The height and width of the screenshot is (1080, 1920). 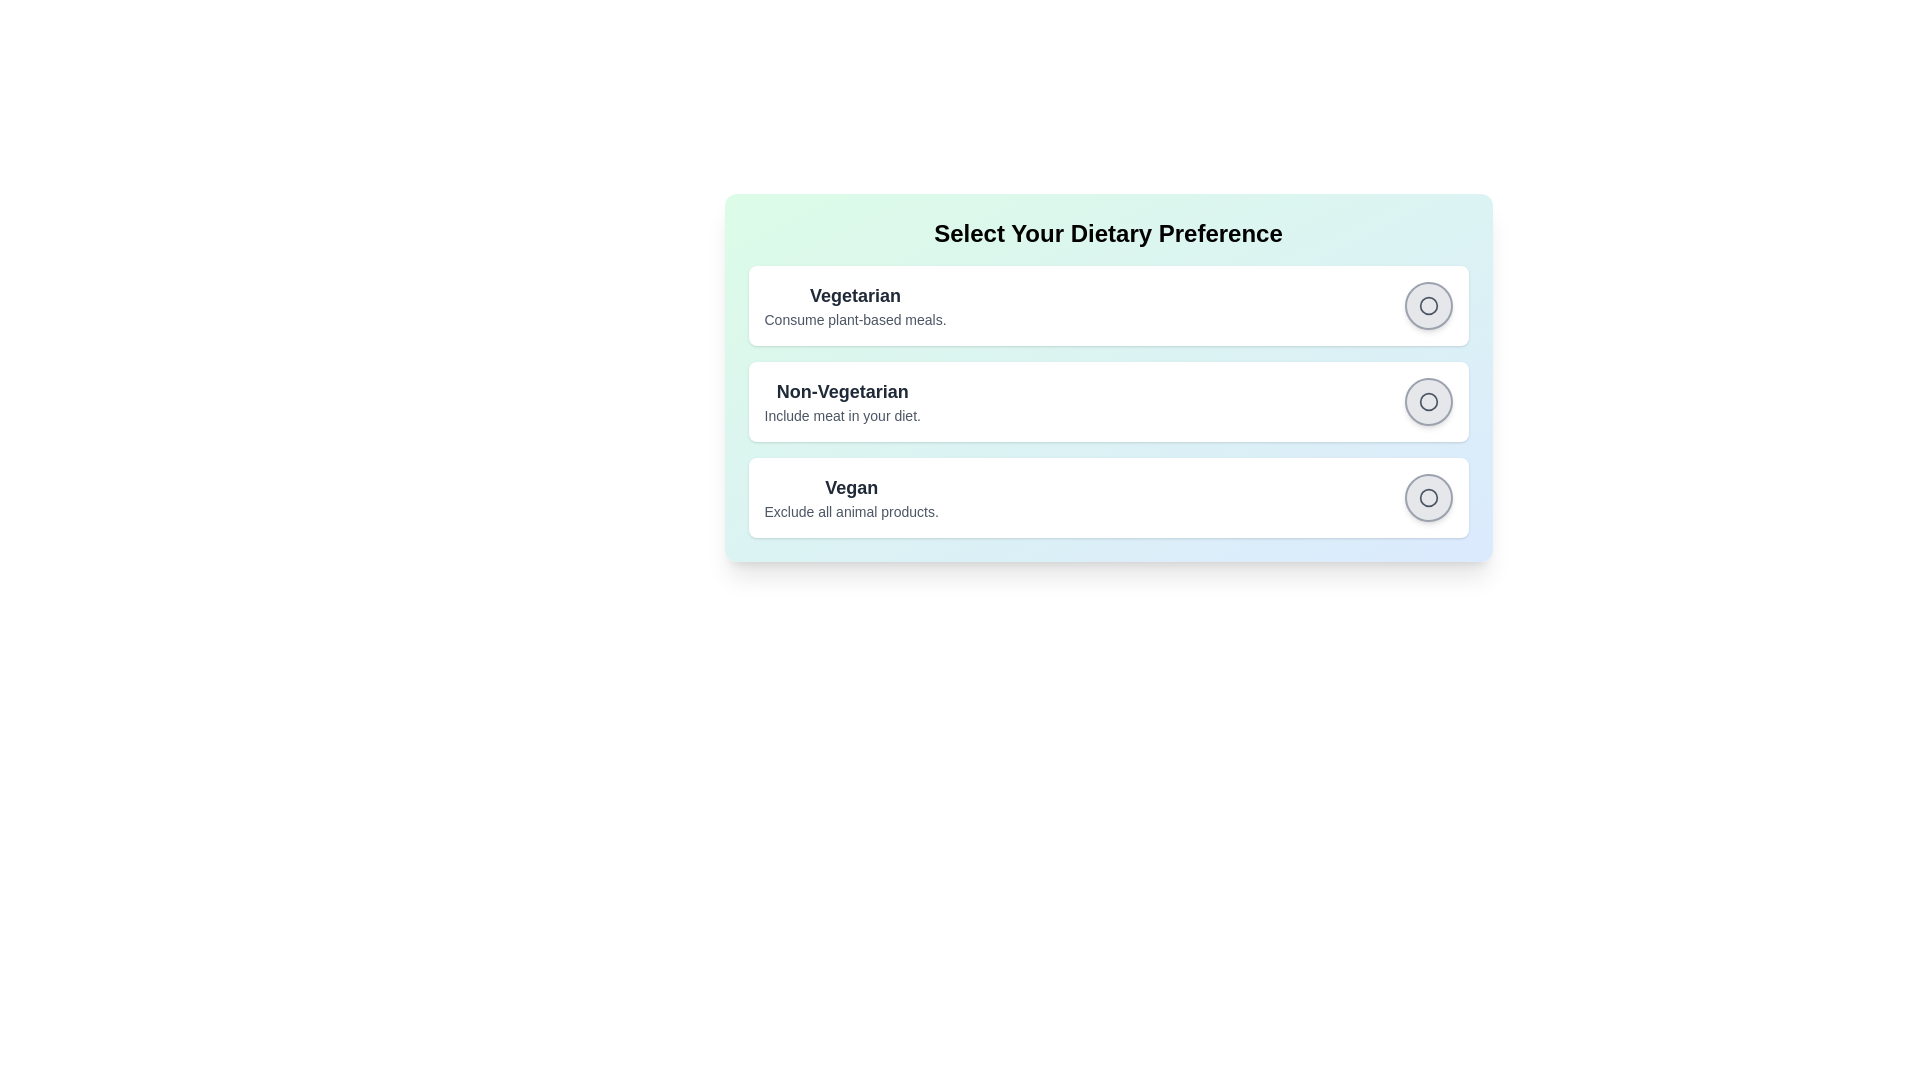 I want to click on the third circular radio button graphic icon representing dietary preferences, which is outlined in dark gray and located to the right of the 'Vegan' label, so click(x=1427, y=496).